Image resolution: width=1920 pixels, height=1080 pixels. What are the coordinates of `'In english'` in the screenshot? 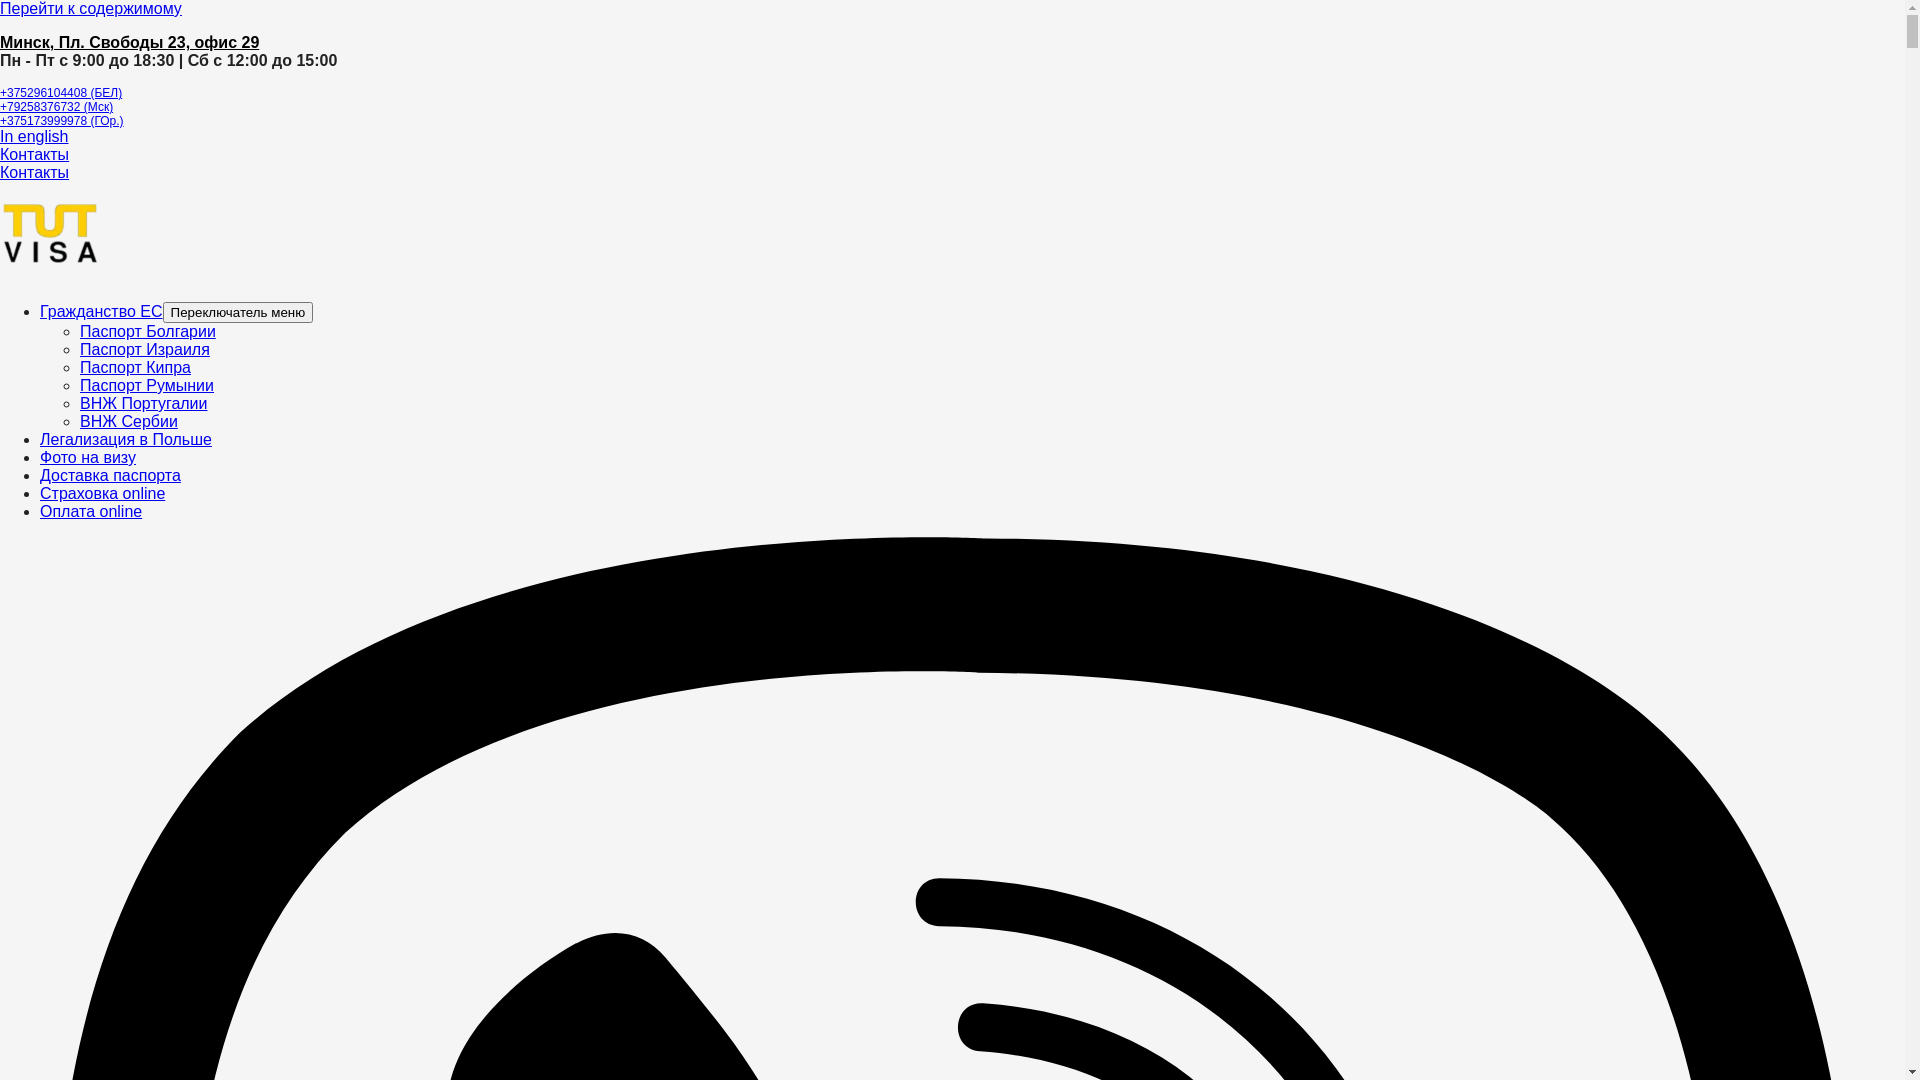 It's located at (34, 135).